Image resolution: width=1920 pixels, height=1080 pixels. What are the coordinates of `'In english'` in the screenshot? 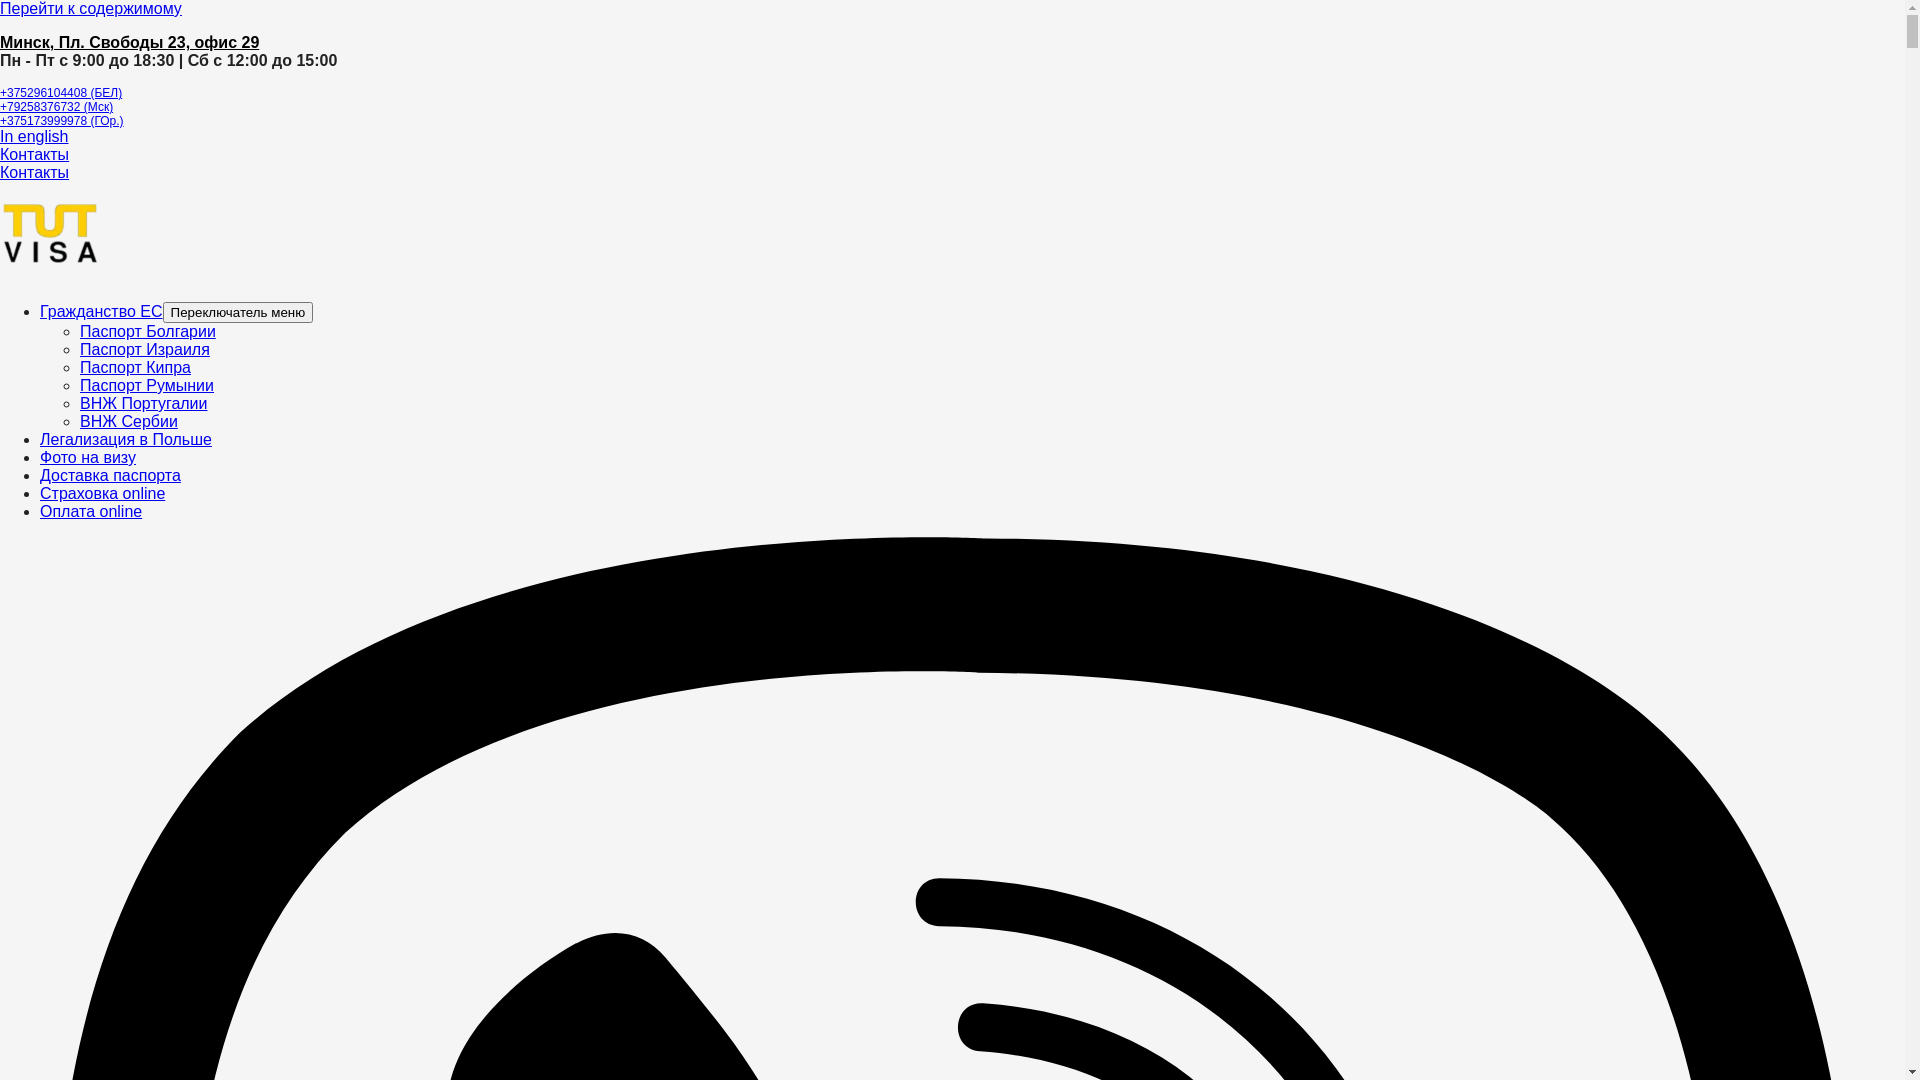 It's located at (34, 135).